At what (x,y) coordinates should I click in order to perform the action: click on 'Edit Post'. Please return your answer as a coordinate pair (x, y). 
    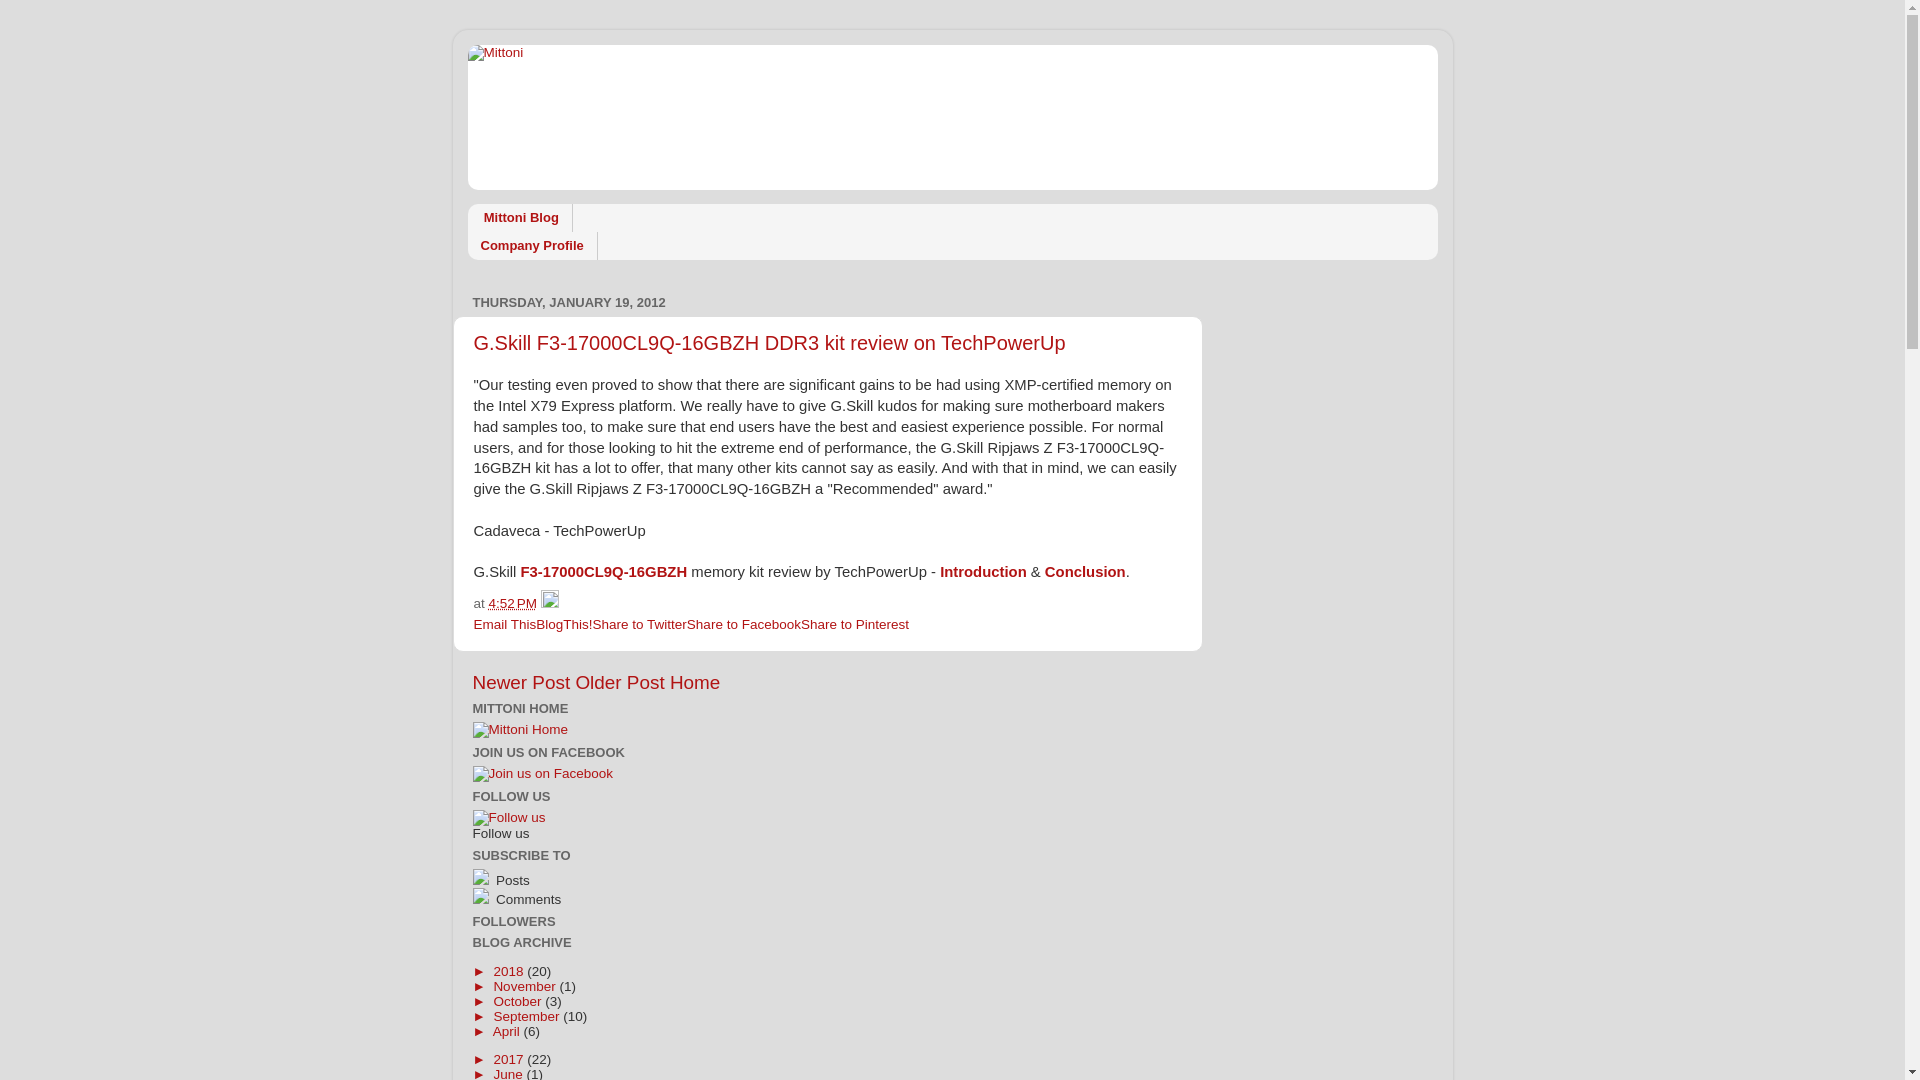
    Looking at the image, I should click on (550, 602).